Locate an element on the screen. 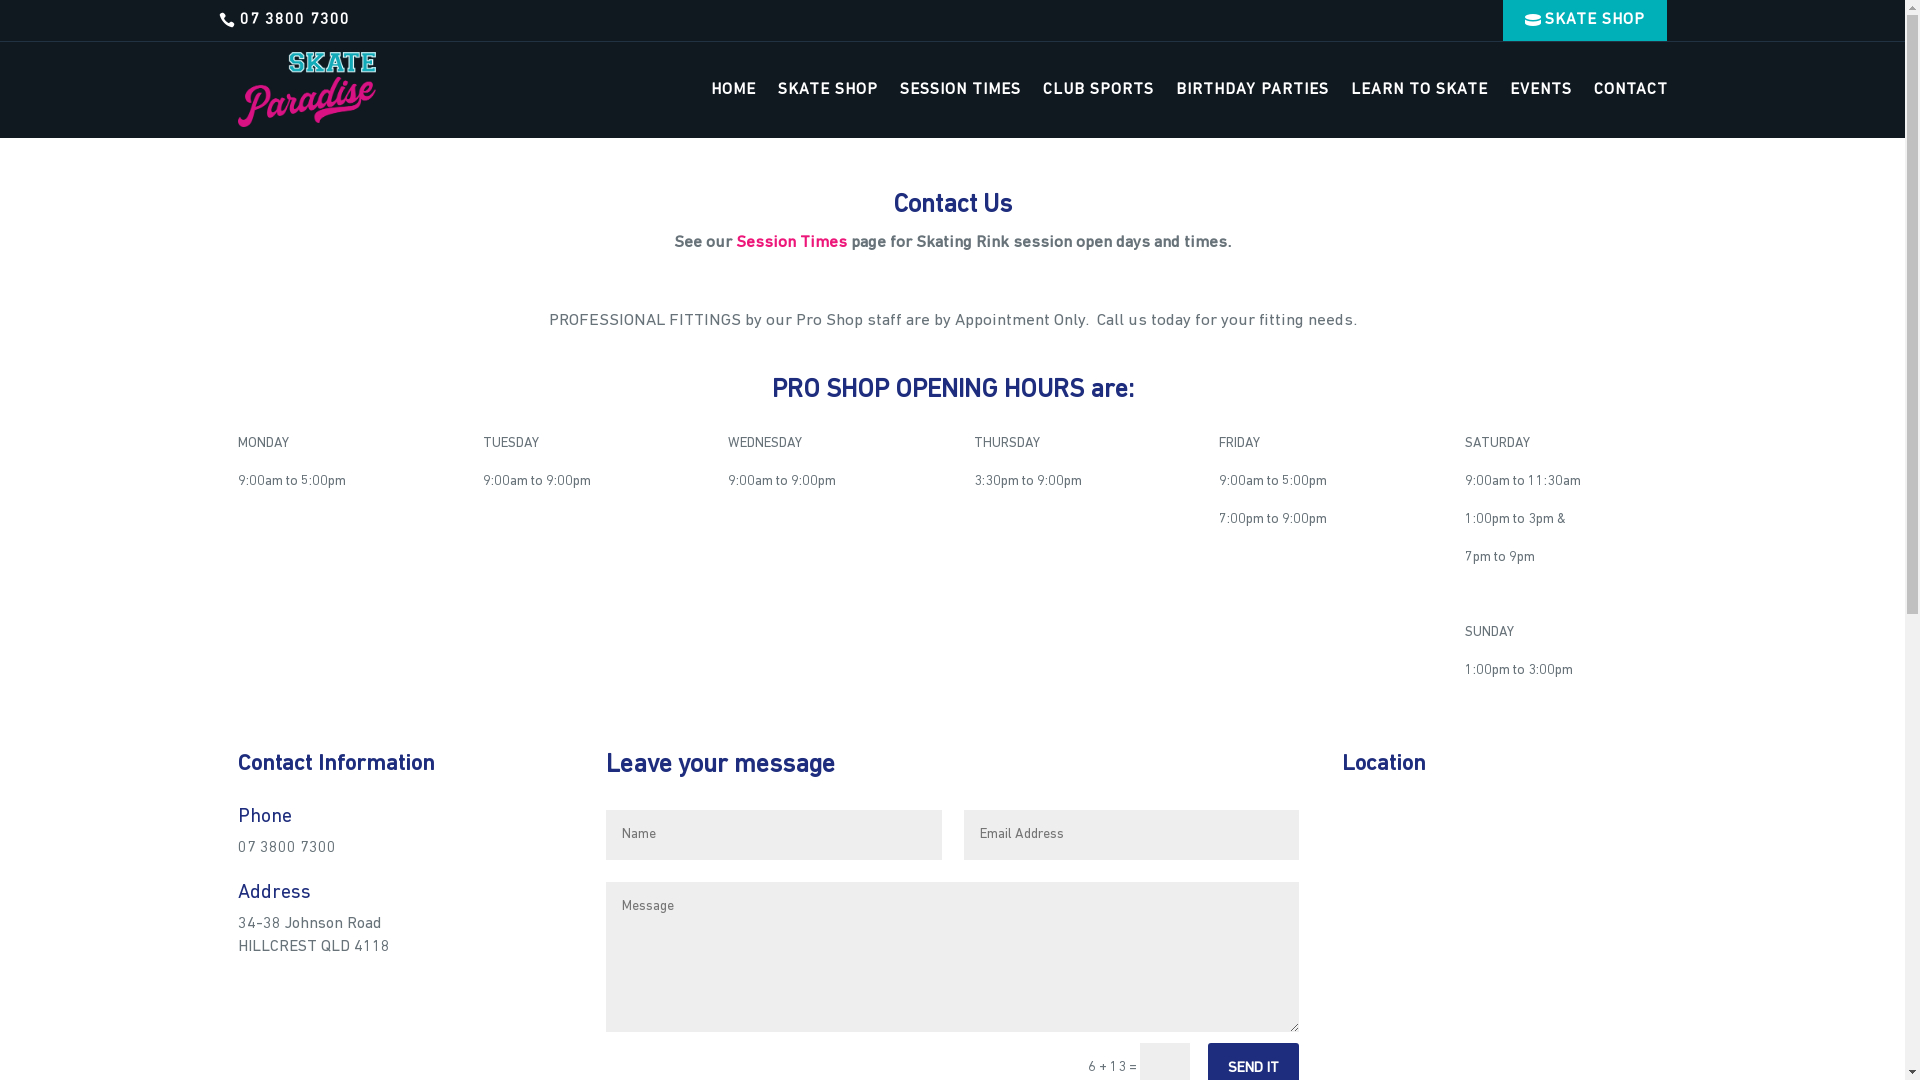  'EVENTS' is located at coordinates (1539, 88).